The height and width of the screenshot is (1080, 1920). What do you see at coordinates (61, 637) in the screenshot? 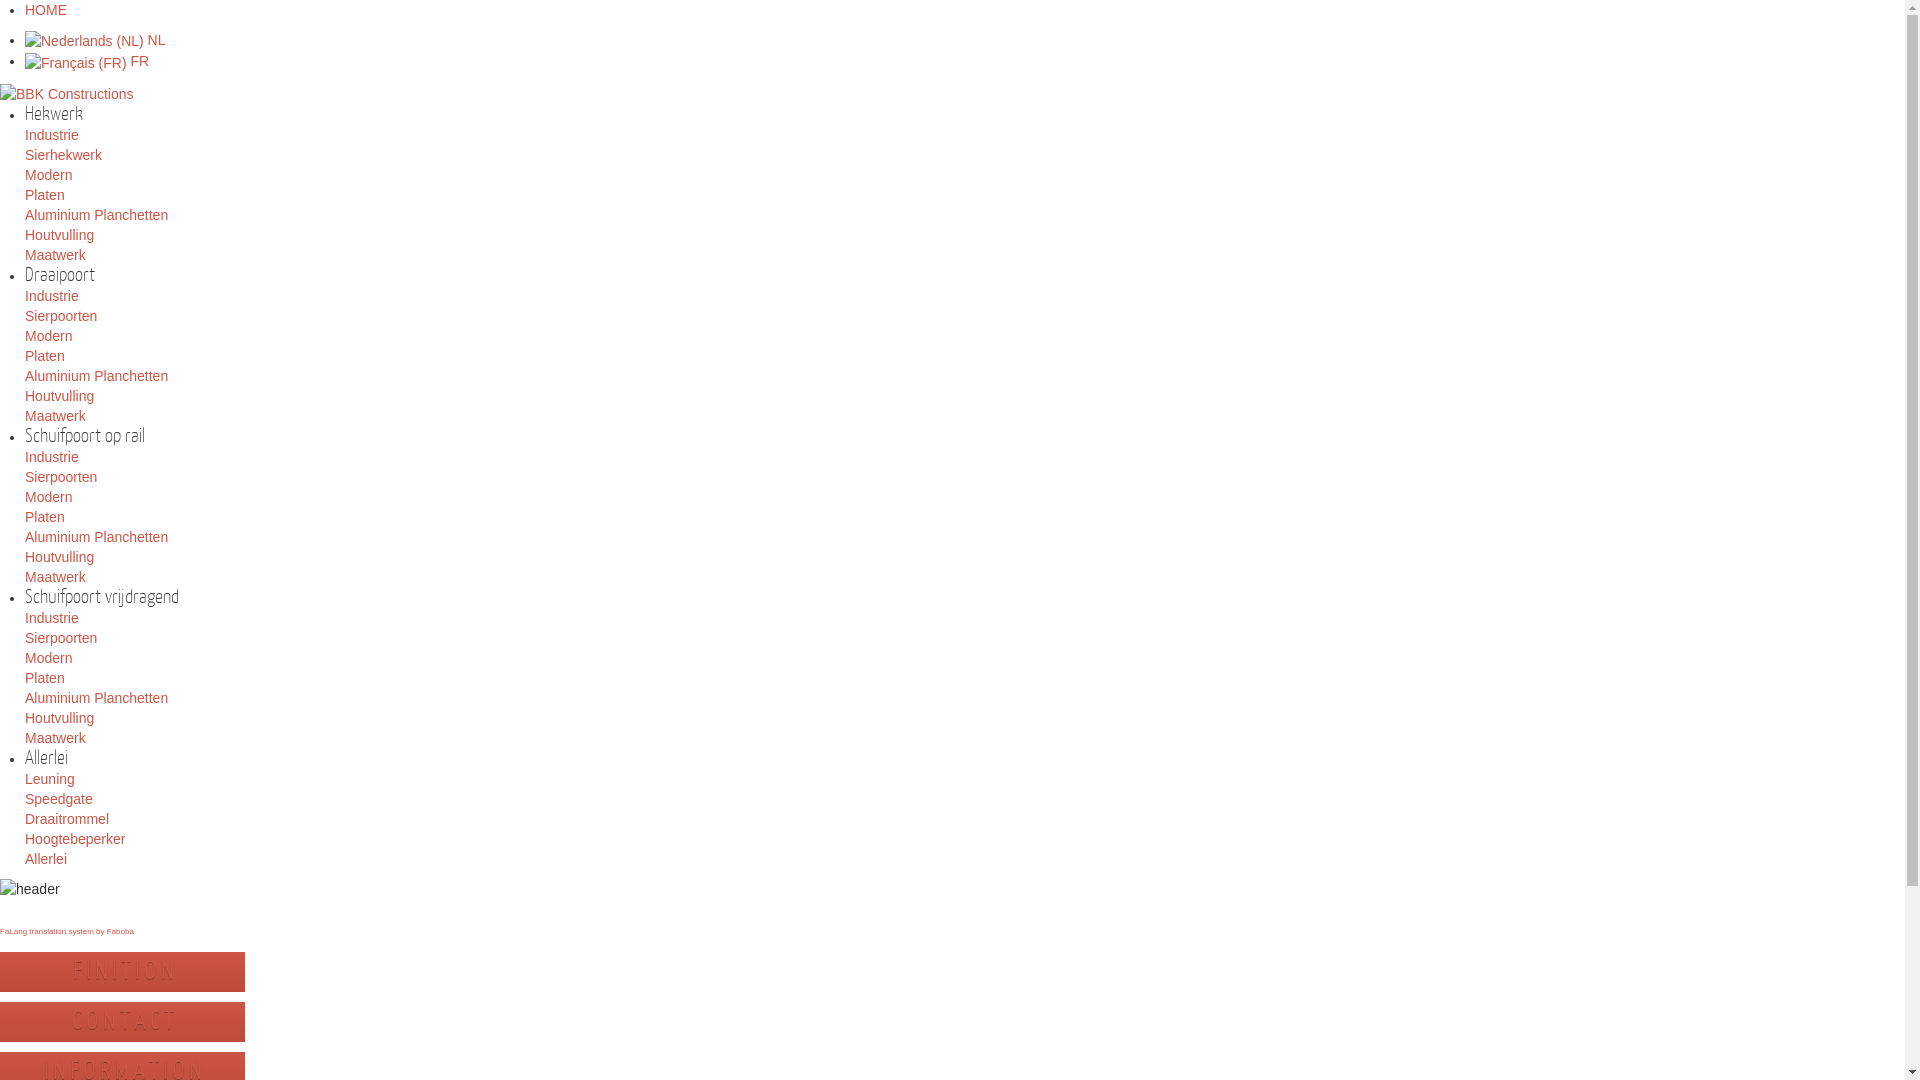
I see `'Sierpoorten'` at bounding box center [61, 637].